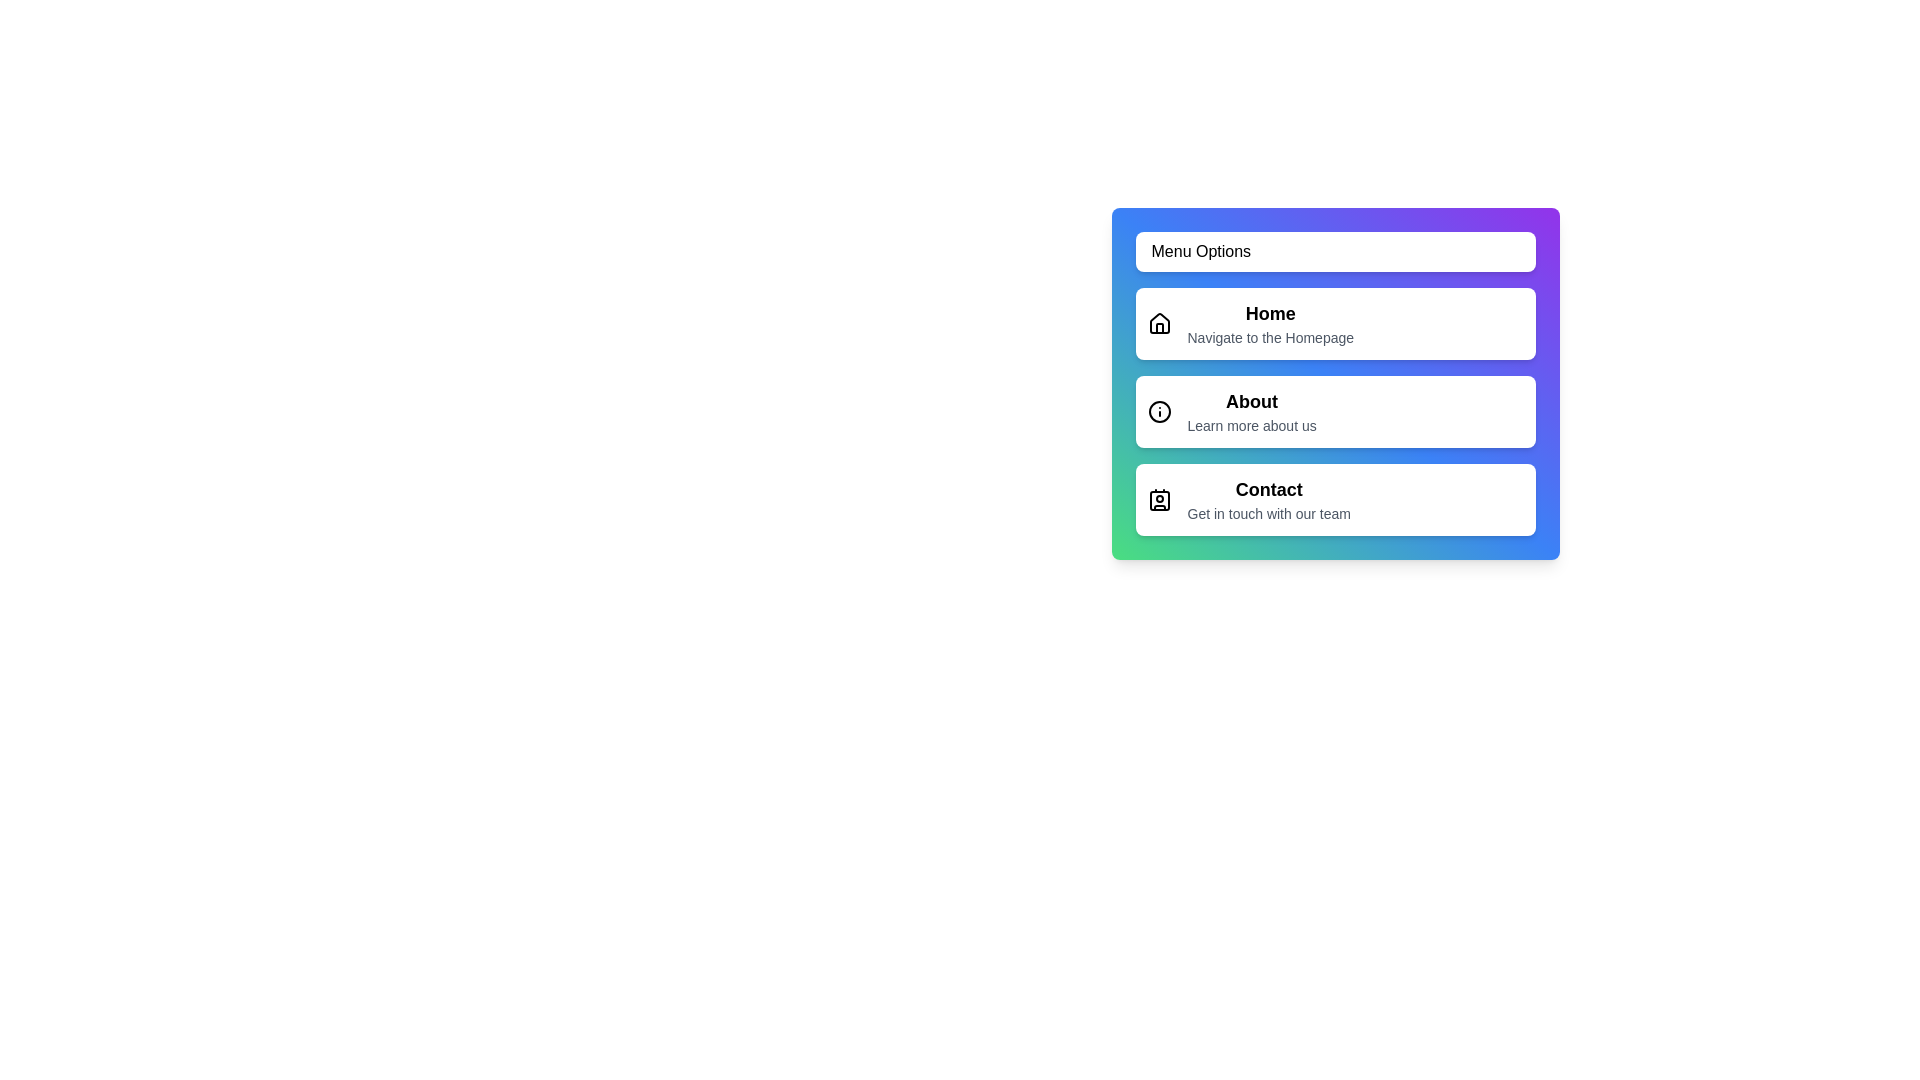  Describe the element at coordinates (1335, 411) in the screenshot. I see `the menu item labeled About` at that location.